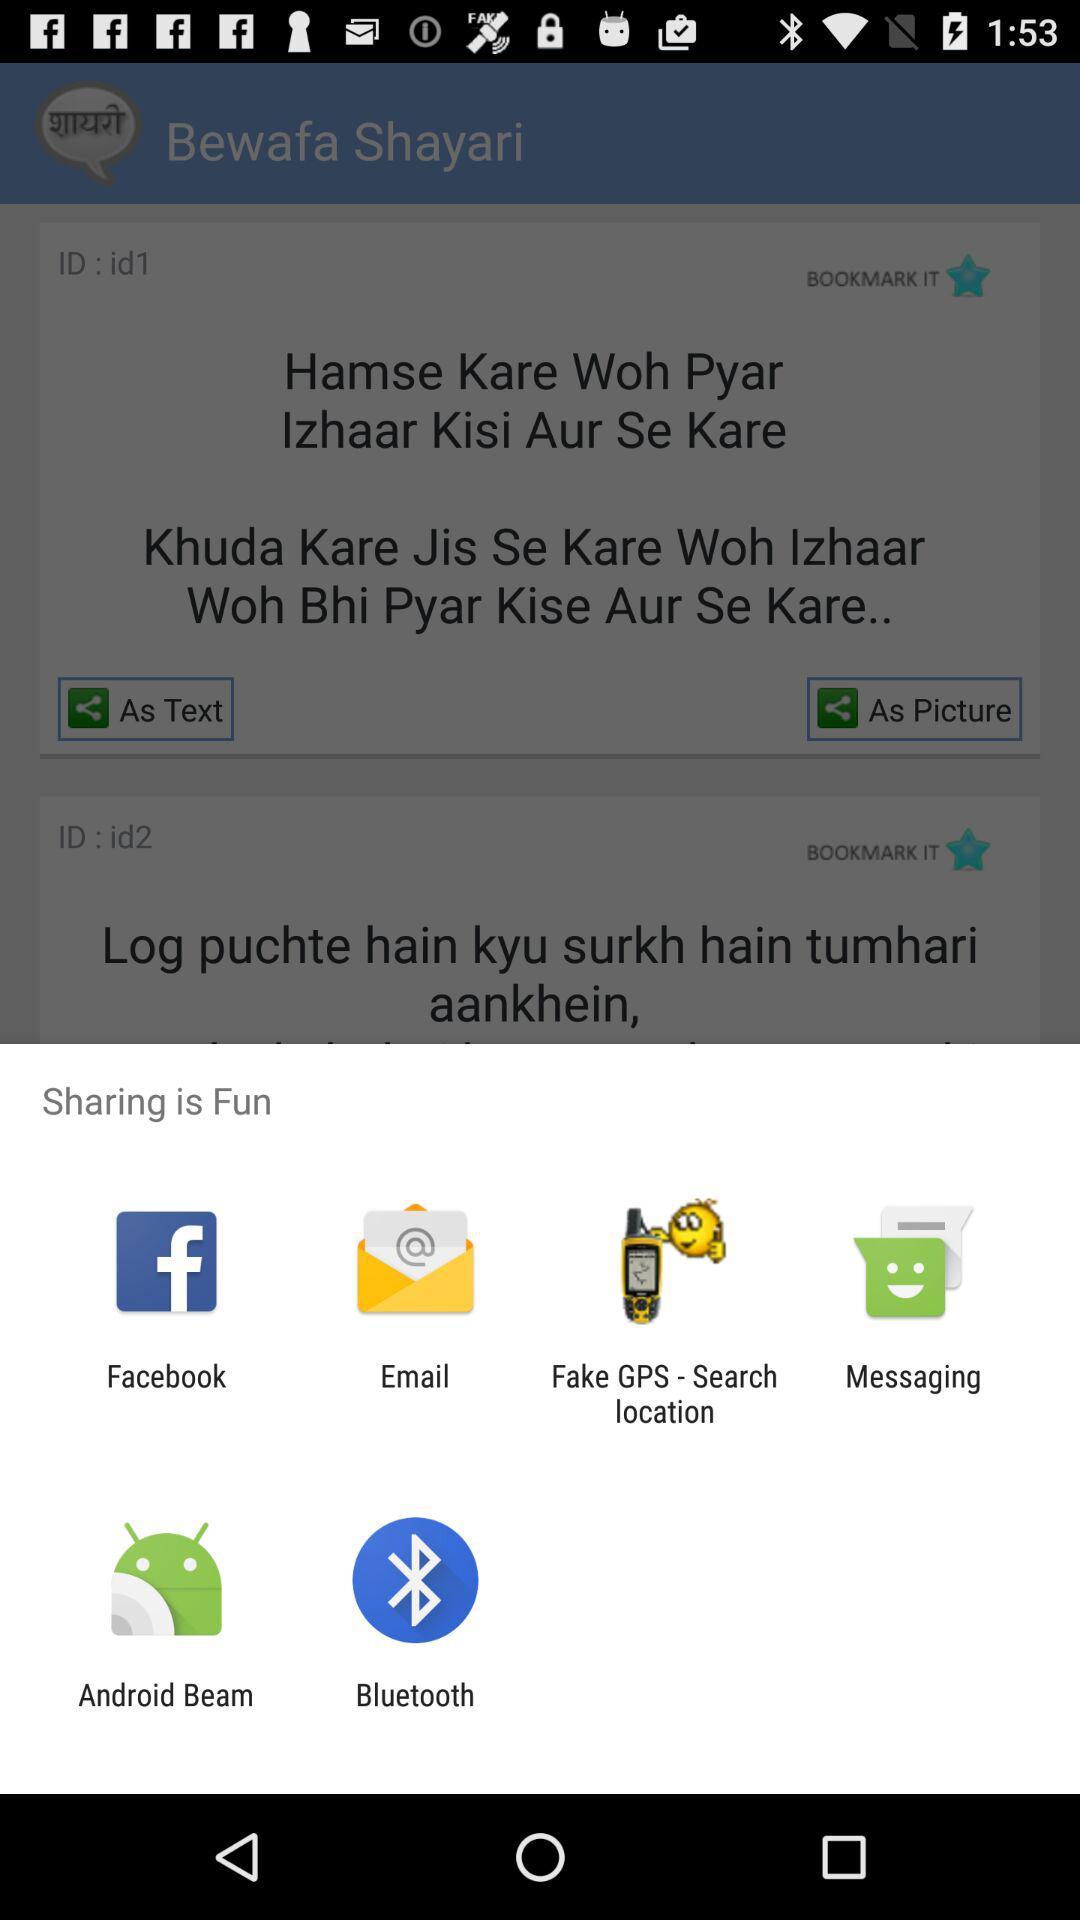 The height and width of the screenshot is (1920, 1080). Describe the element at coordinates (913, 1392) in the screenshot. I see `icon to the right of fake gps search icon` at that location.